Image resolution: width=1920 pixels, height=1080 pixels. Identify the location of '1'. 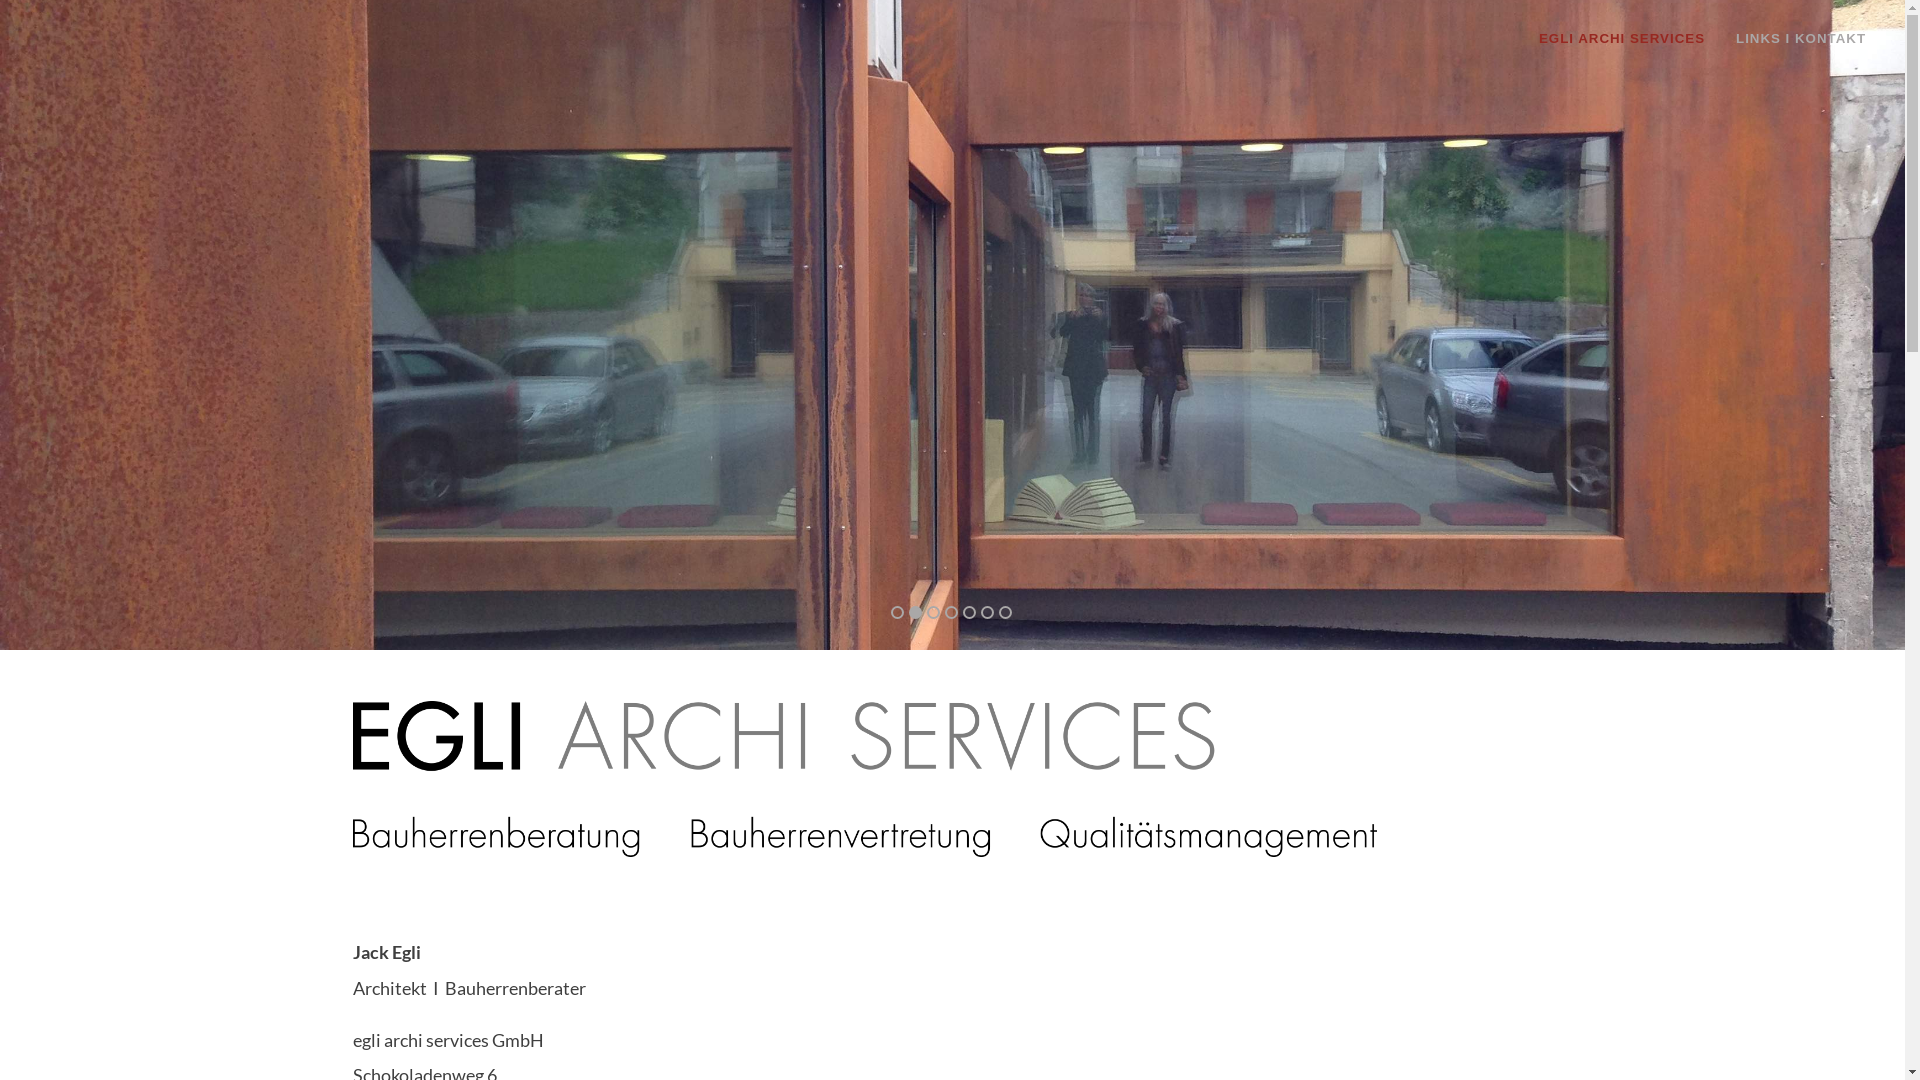
(885, 610).